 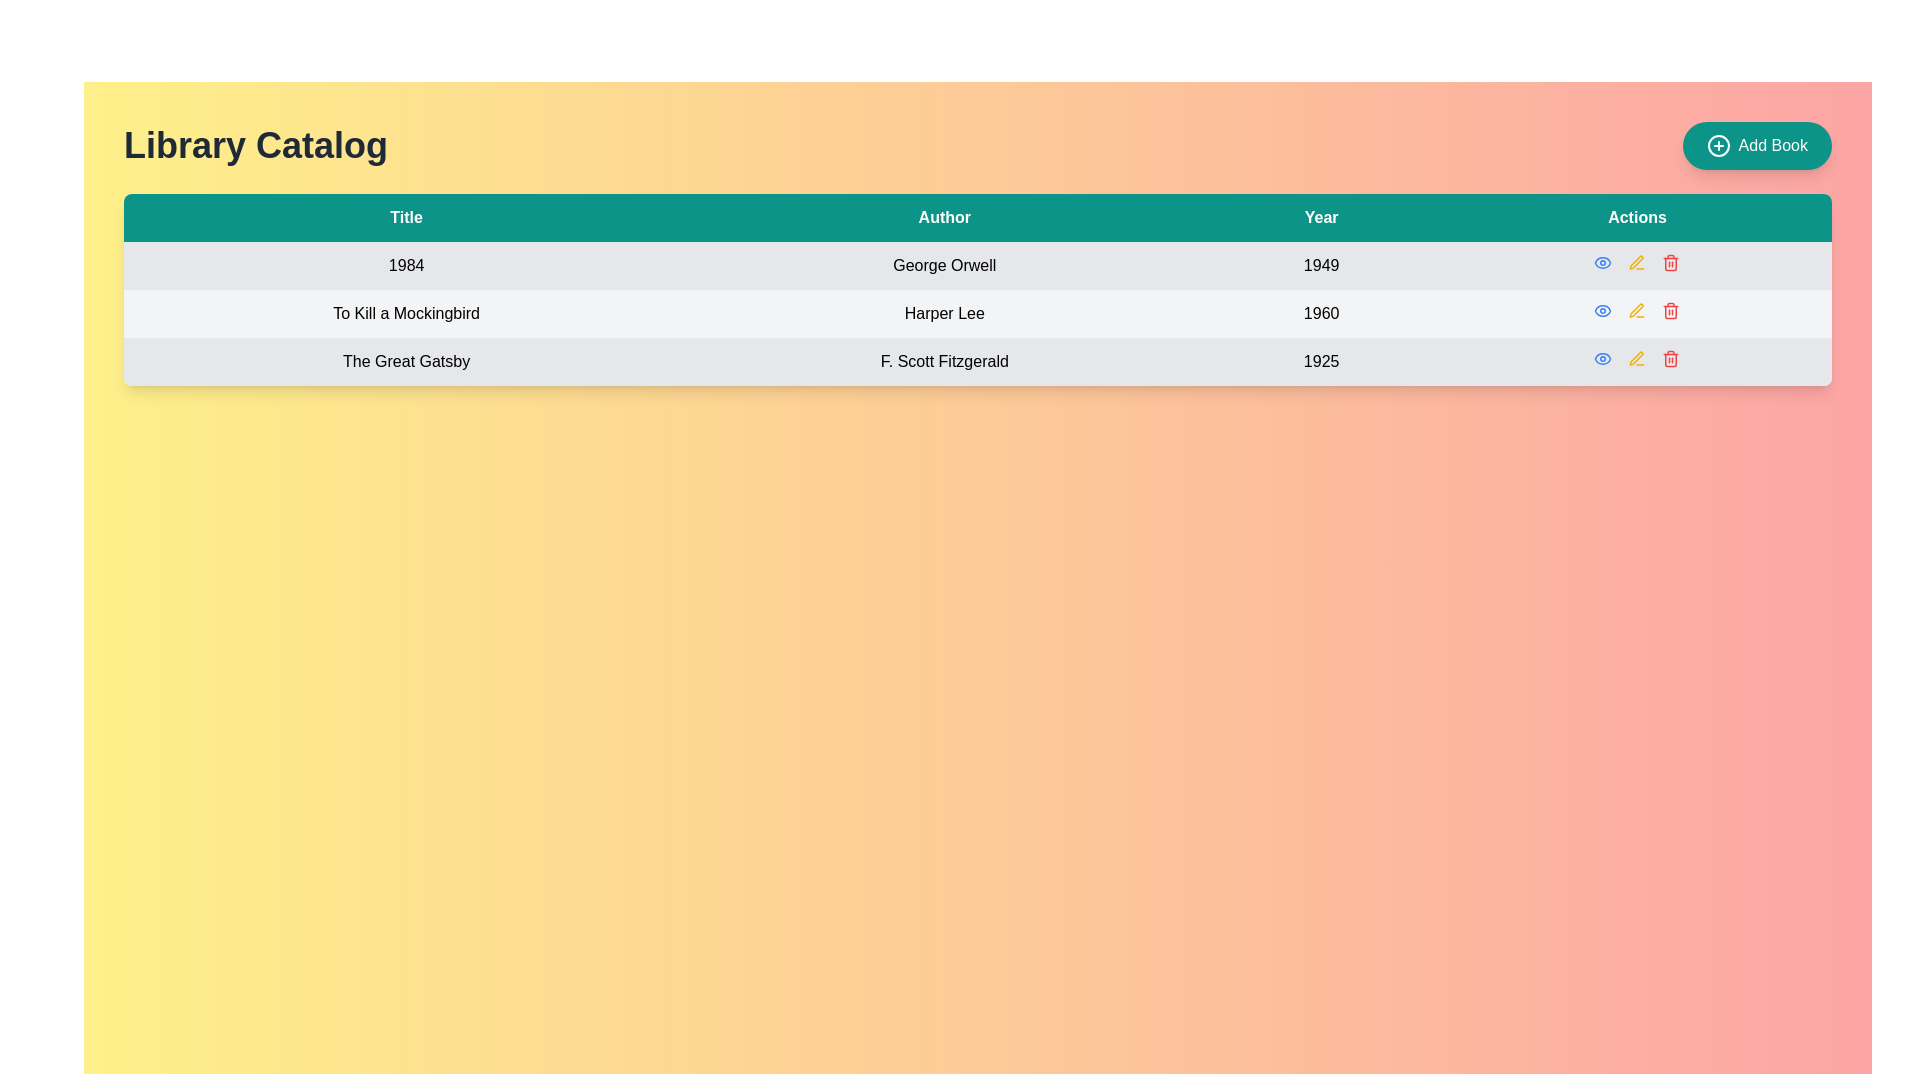 What do you see at coordinates (978, 362) in the screenshot?
I see `the third row of the Library Catalog table, which contains the title 'The Great Gatsby', the author 'F. Scott Fitzgerald', and the year '1925', for interaction` at bounding box center [978, 362].